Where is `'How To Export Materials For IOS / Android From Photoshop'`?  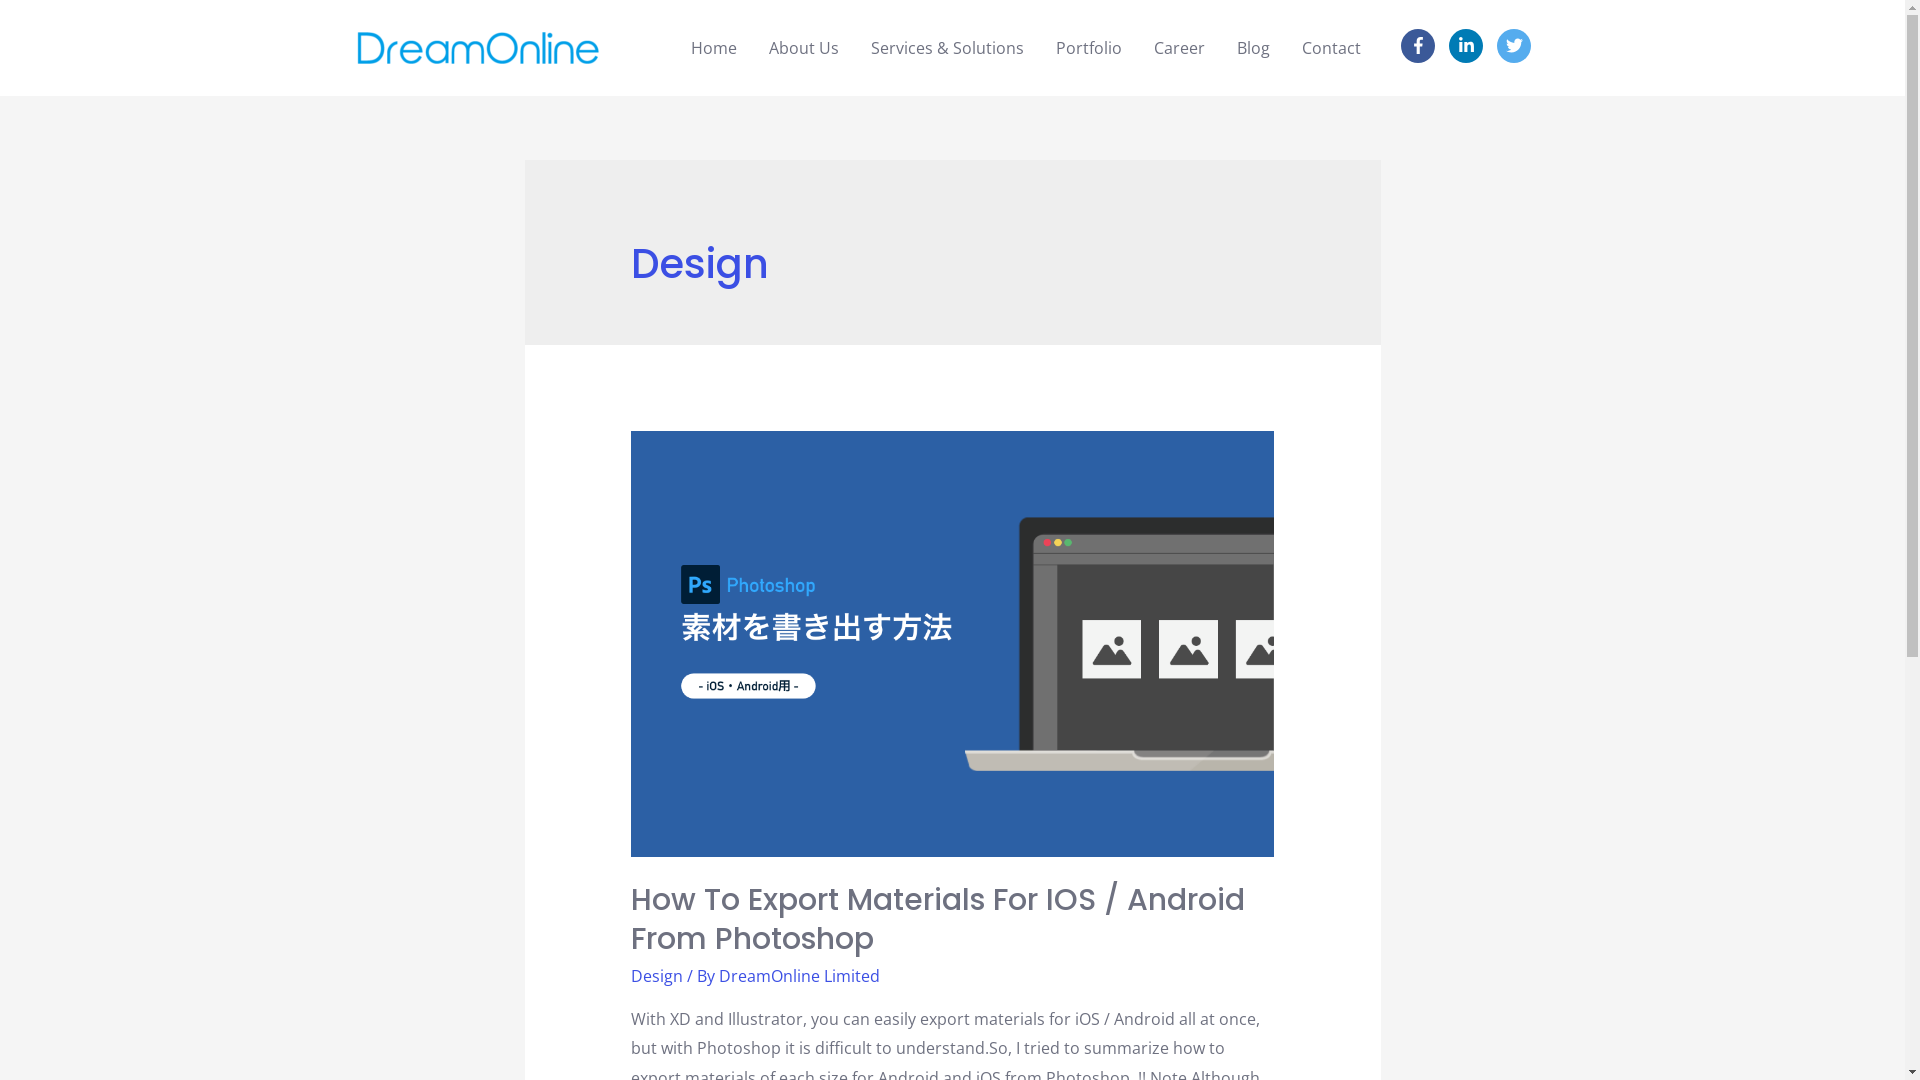
'How To Export Materials For IOS / Android From Photoshop' is located at coordinates (936, 919).